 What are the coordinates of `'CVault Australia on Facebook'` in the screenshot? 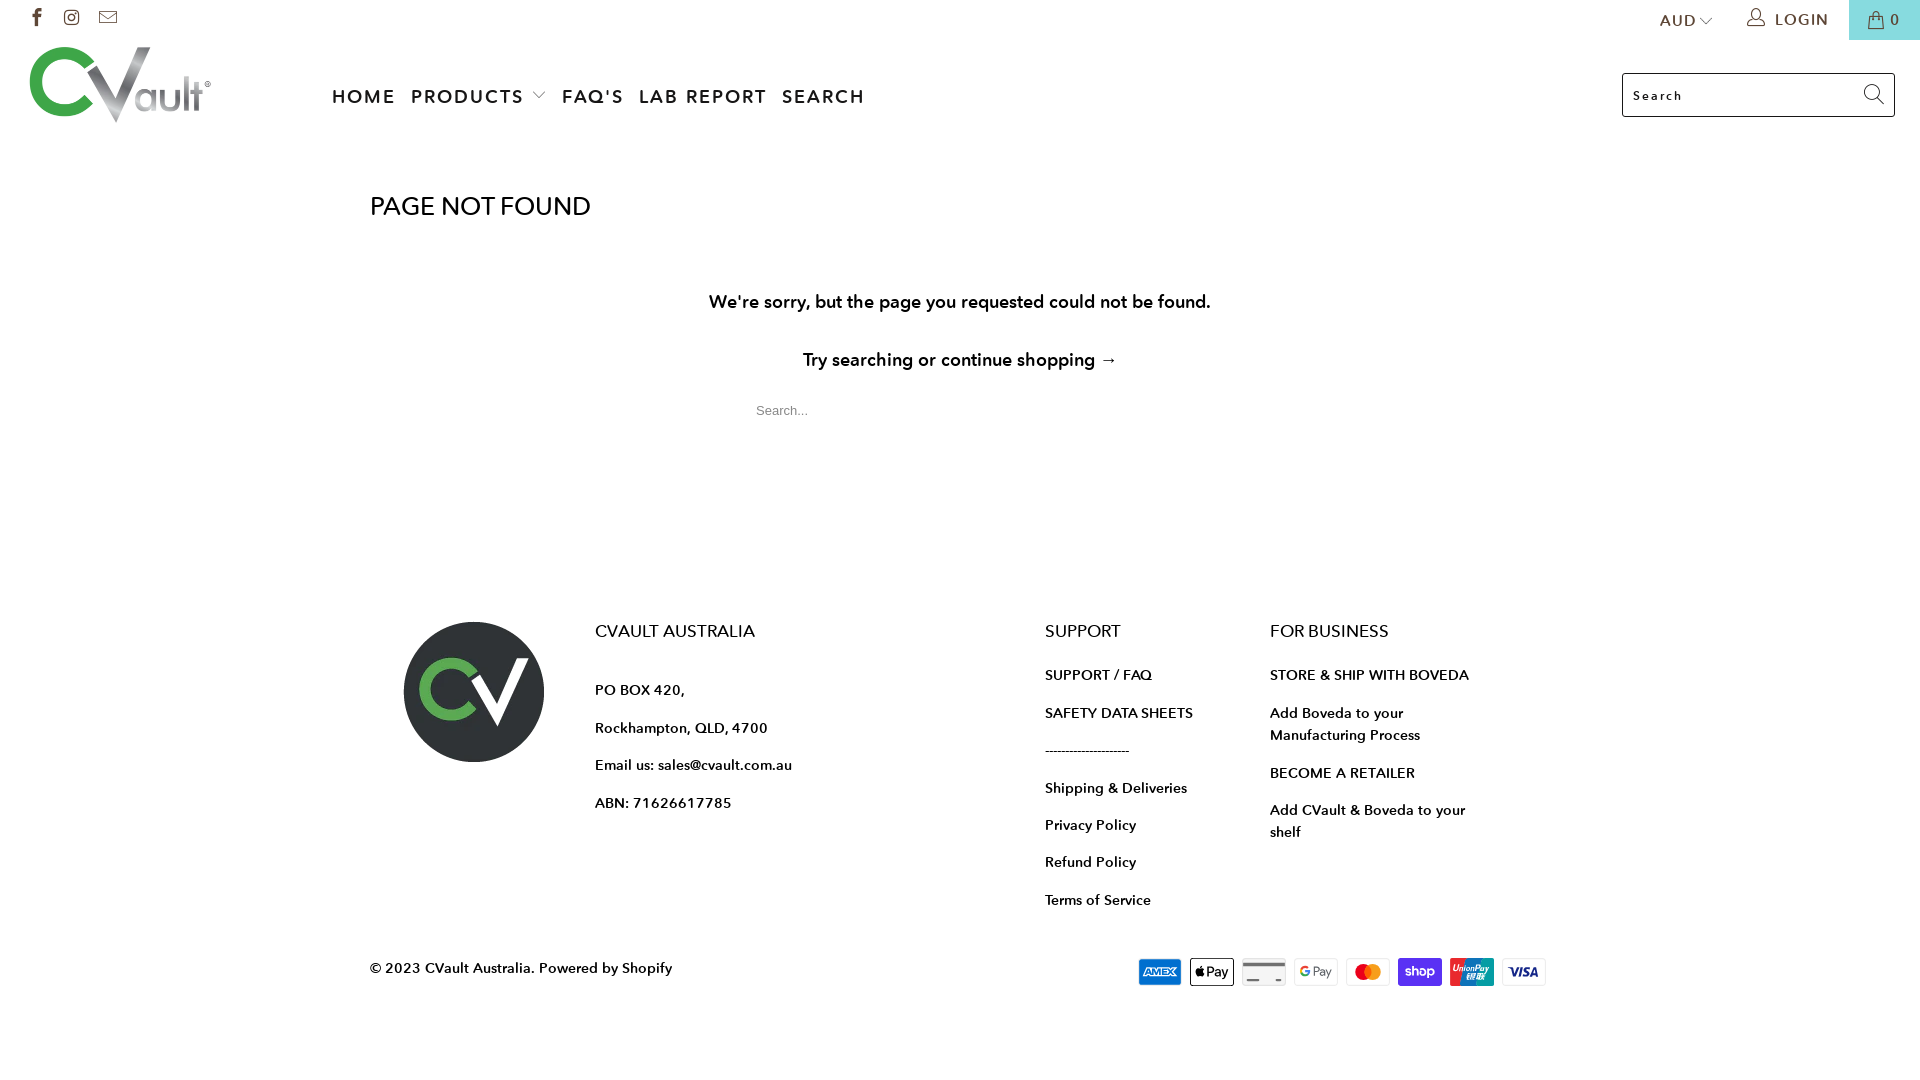 It's located at (24, 19).